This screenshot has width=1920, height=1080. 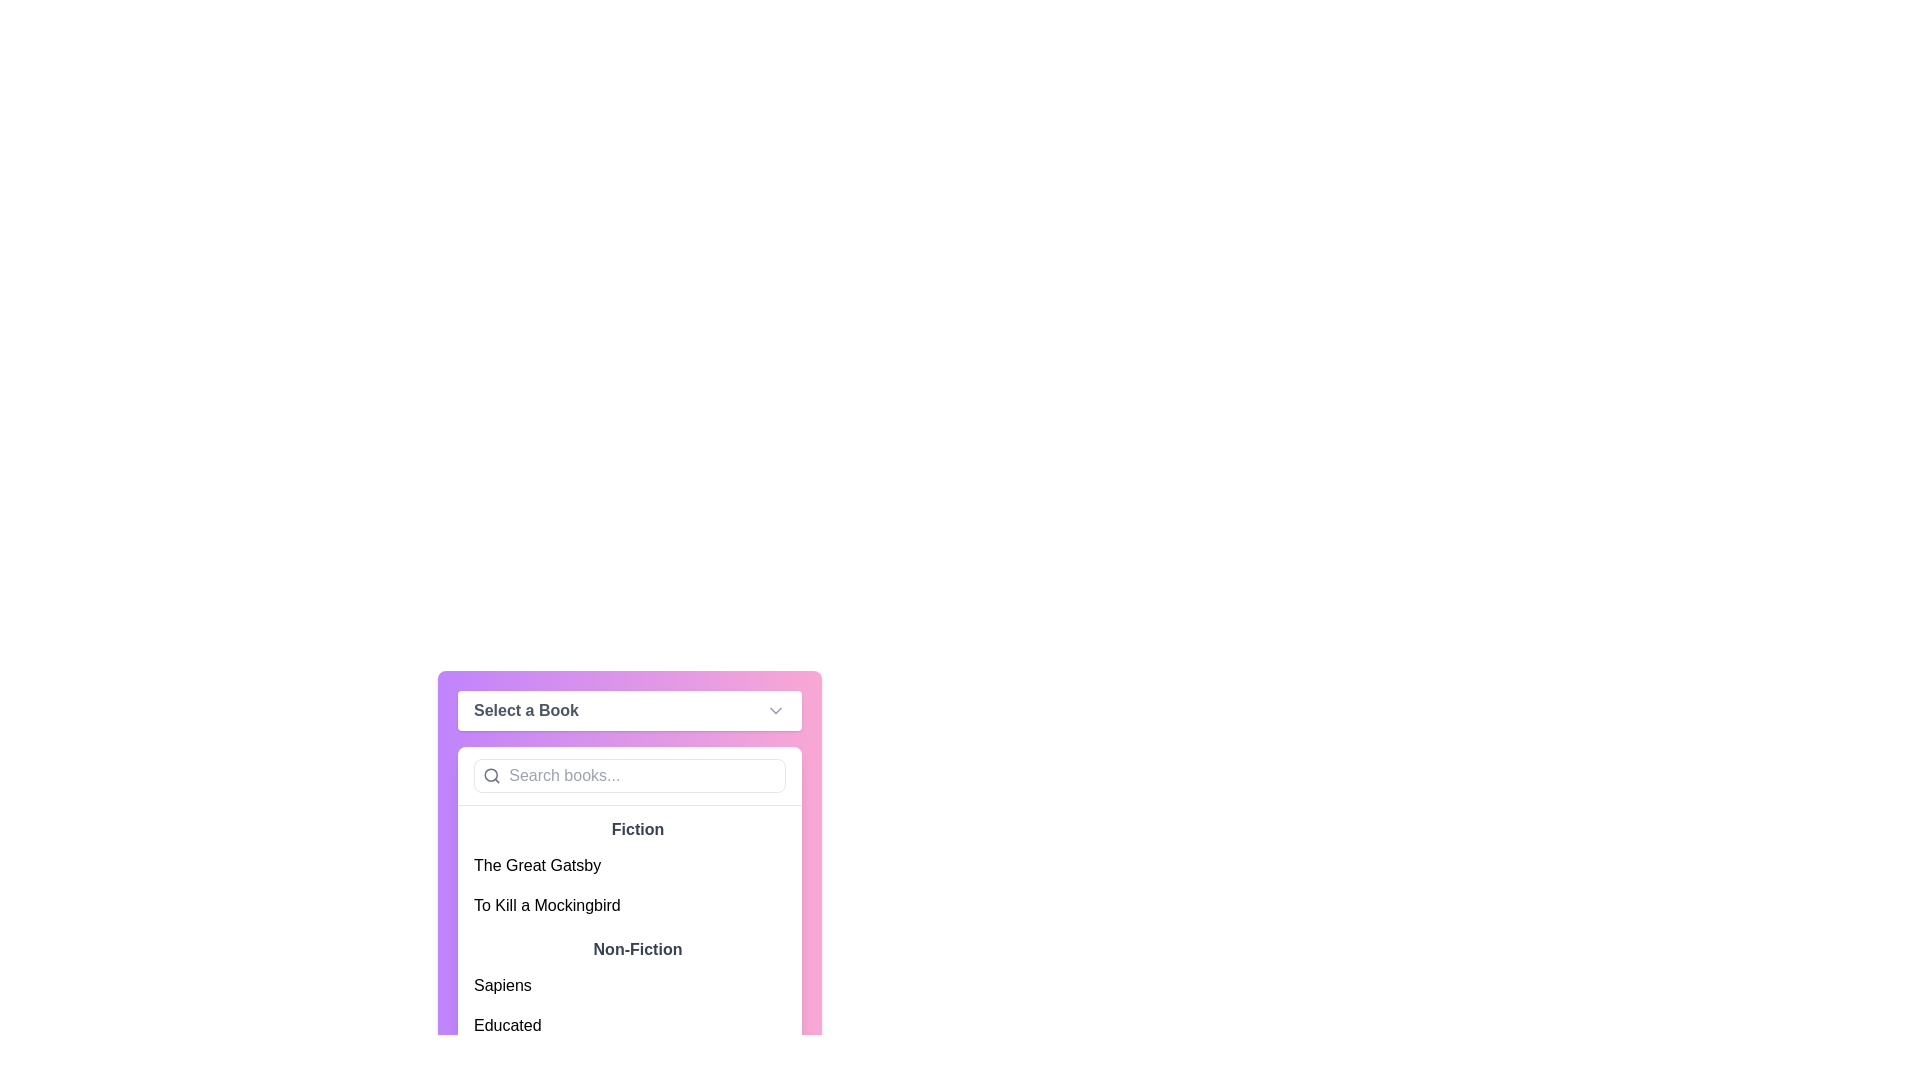 I want to click on the first selectable item in the dropdown menu that represents the book titled 'The Great Gatsby', so click(x=628, y=865).